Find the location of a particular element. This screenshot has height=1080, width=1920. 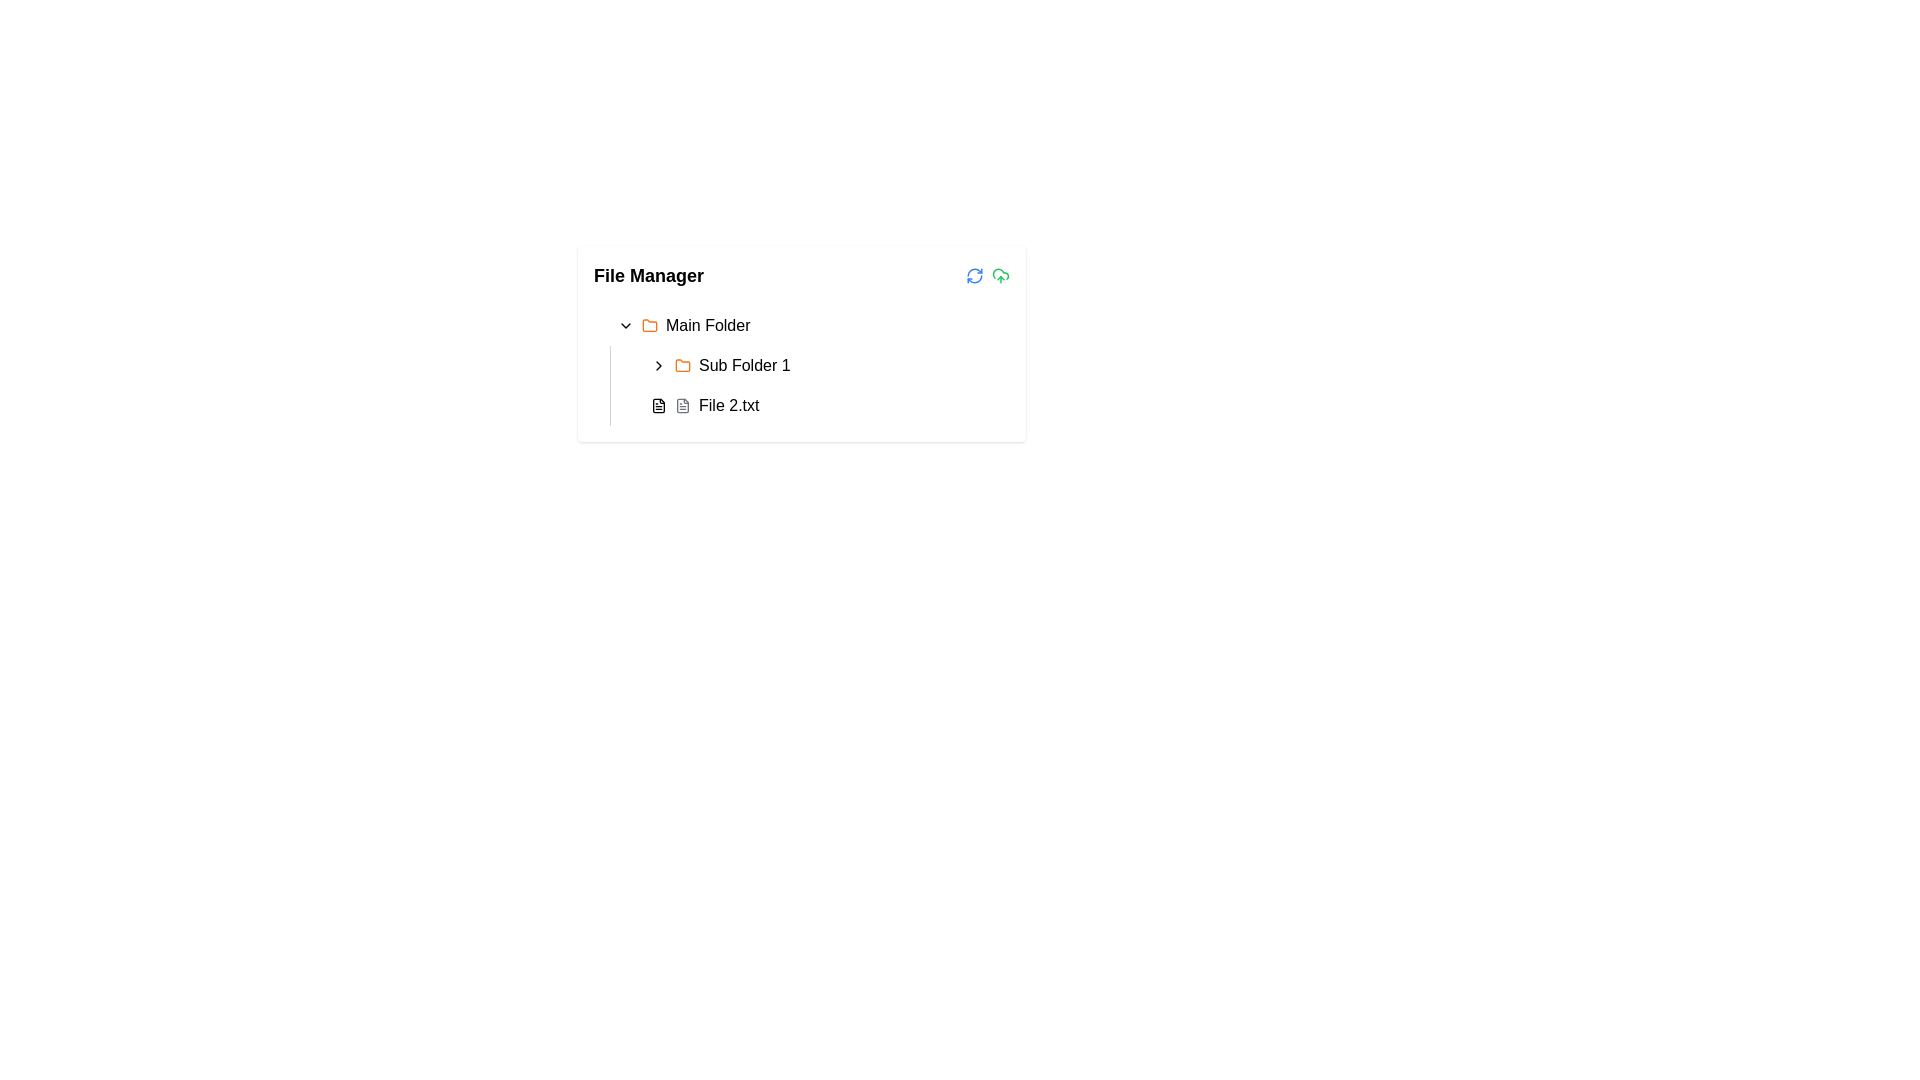

the chevron-shaped icon is located at coordinates (658, 366).